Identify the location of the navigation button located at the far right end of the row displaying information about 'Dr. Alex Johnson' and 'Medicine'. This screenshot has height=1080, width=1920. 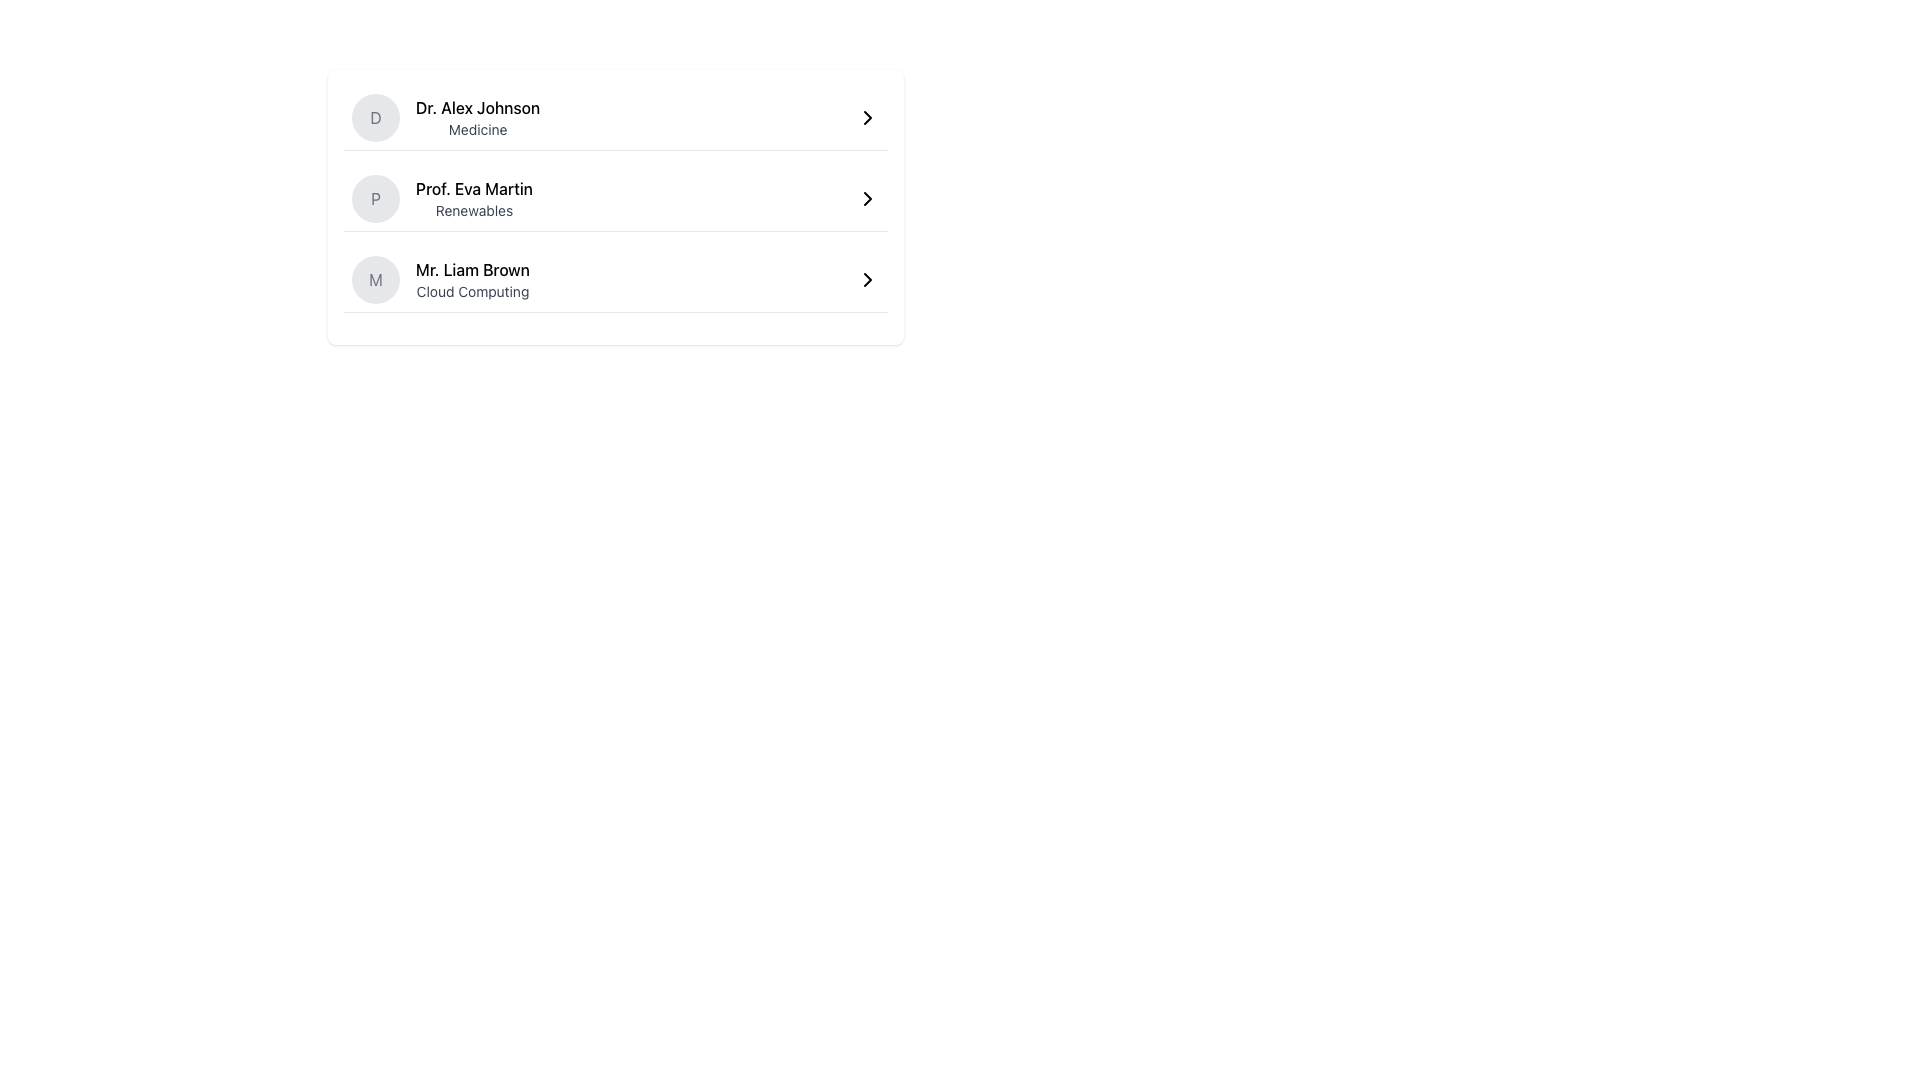
(868, 118).